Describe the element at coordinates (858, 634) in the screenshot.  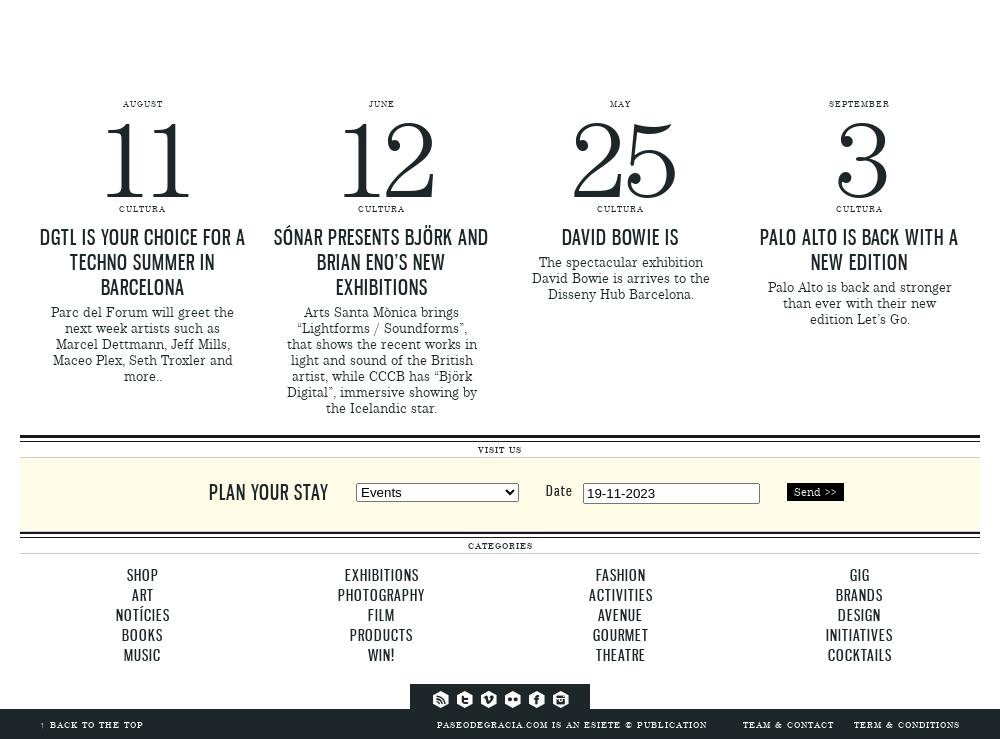
I see `'initiatives'` at that location.